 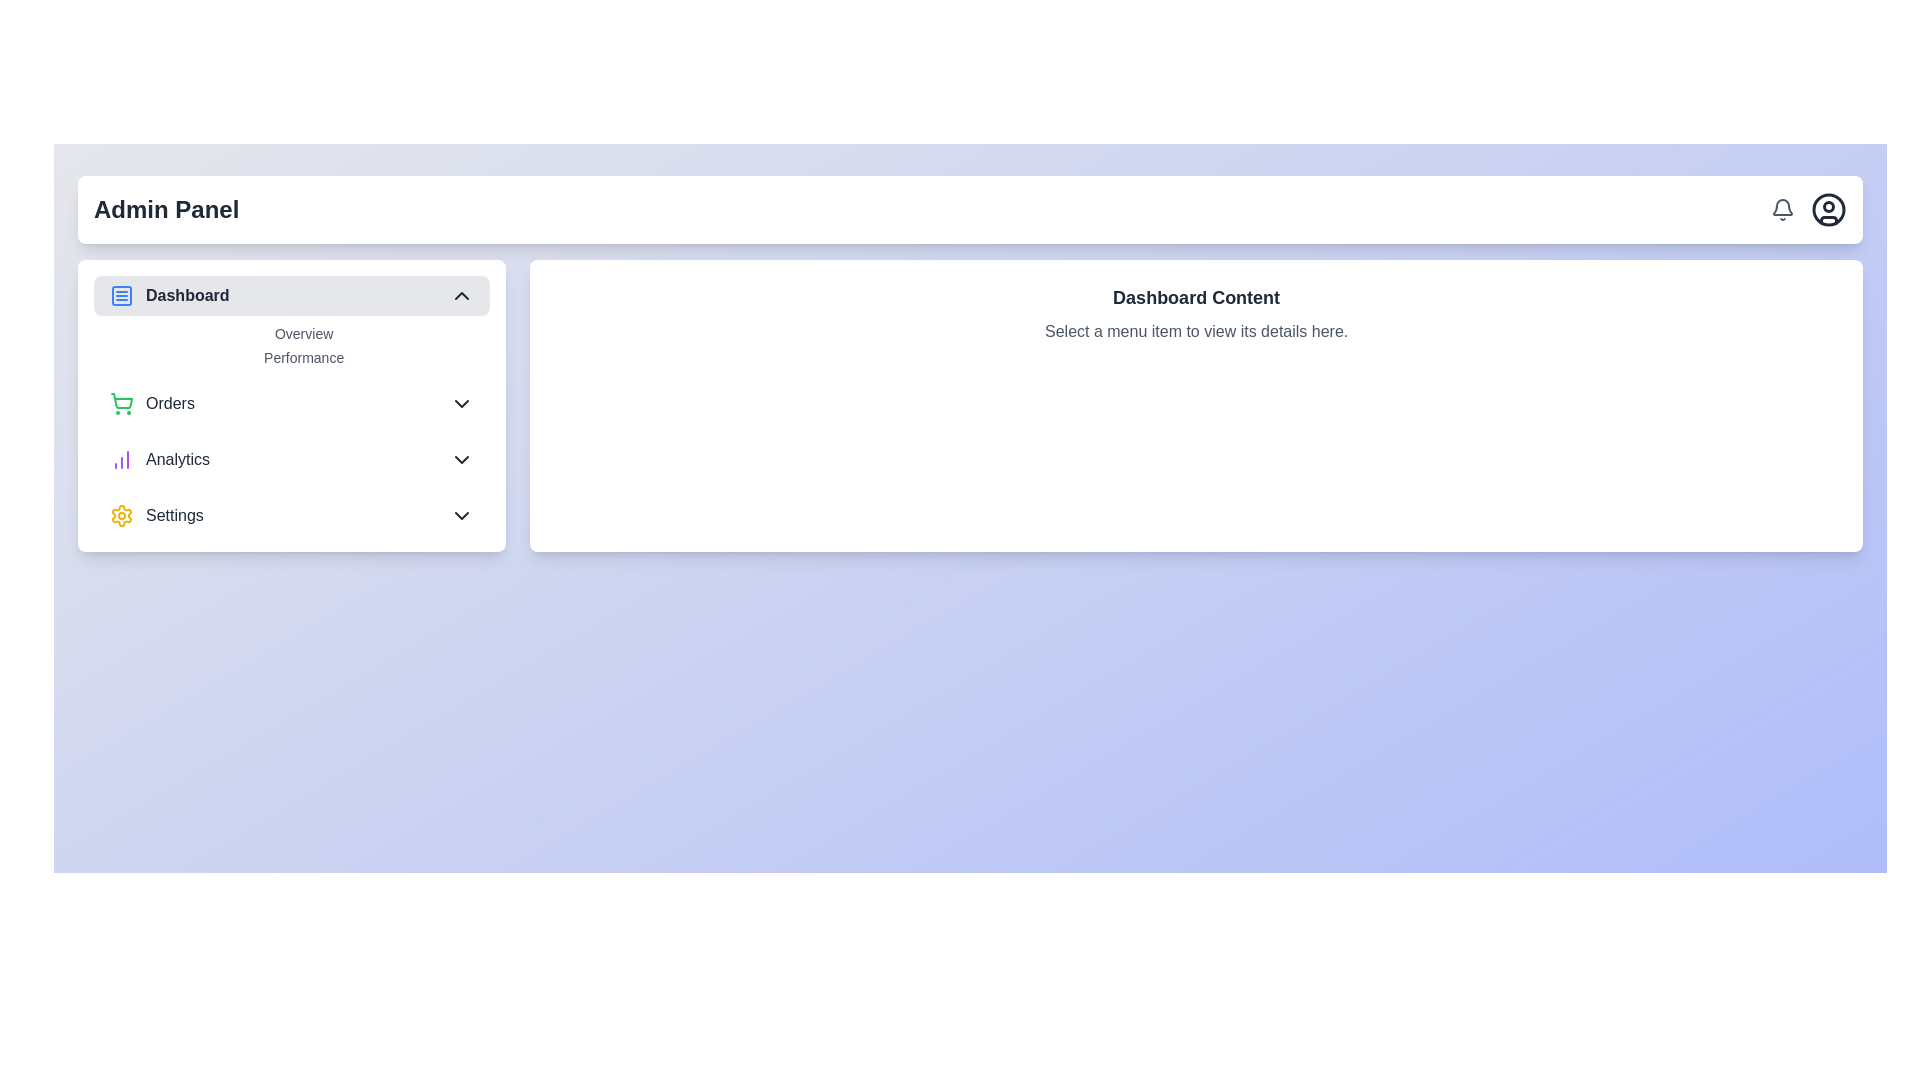 I want to click on the bell icon located near the upper-right corner of the interface, so click(x=1782, y=209).